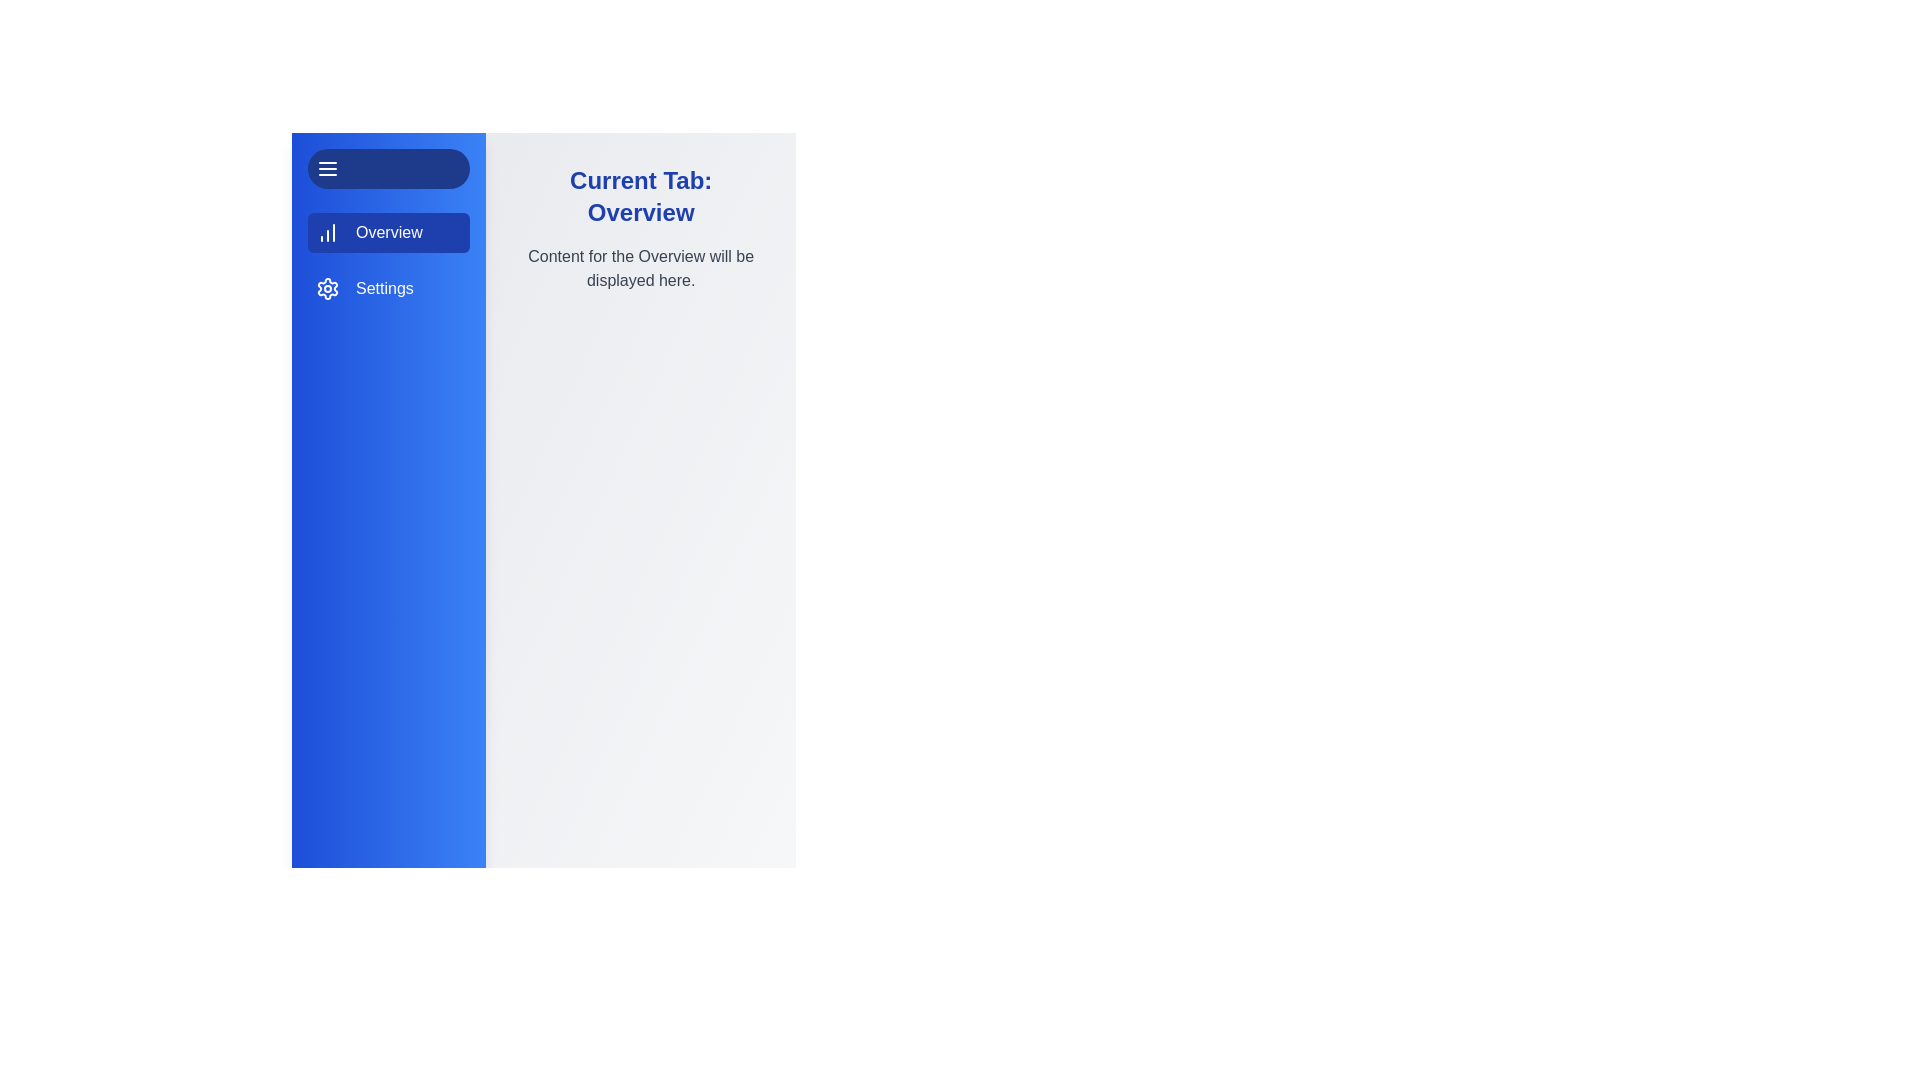 This screenshot has width=1920, height=1080. I want to click on the settings tab element to explore its layout, so click(388, 289).